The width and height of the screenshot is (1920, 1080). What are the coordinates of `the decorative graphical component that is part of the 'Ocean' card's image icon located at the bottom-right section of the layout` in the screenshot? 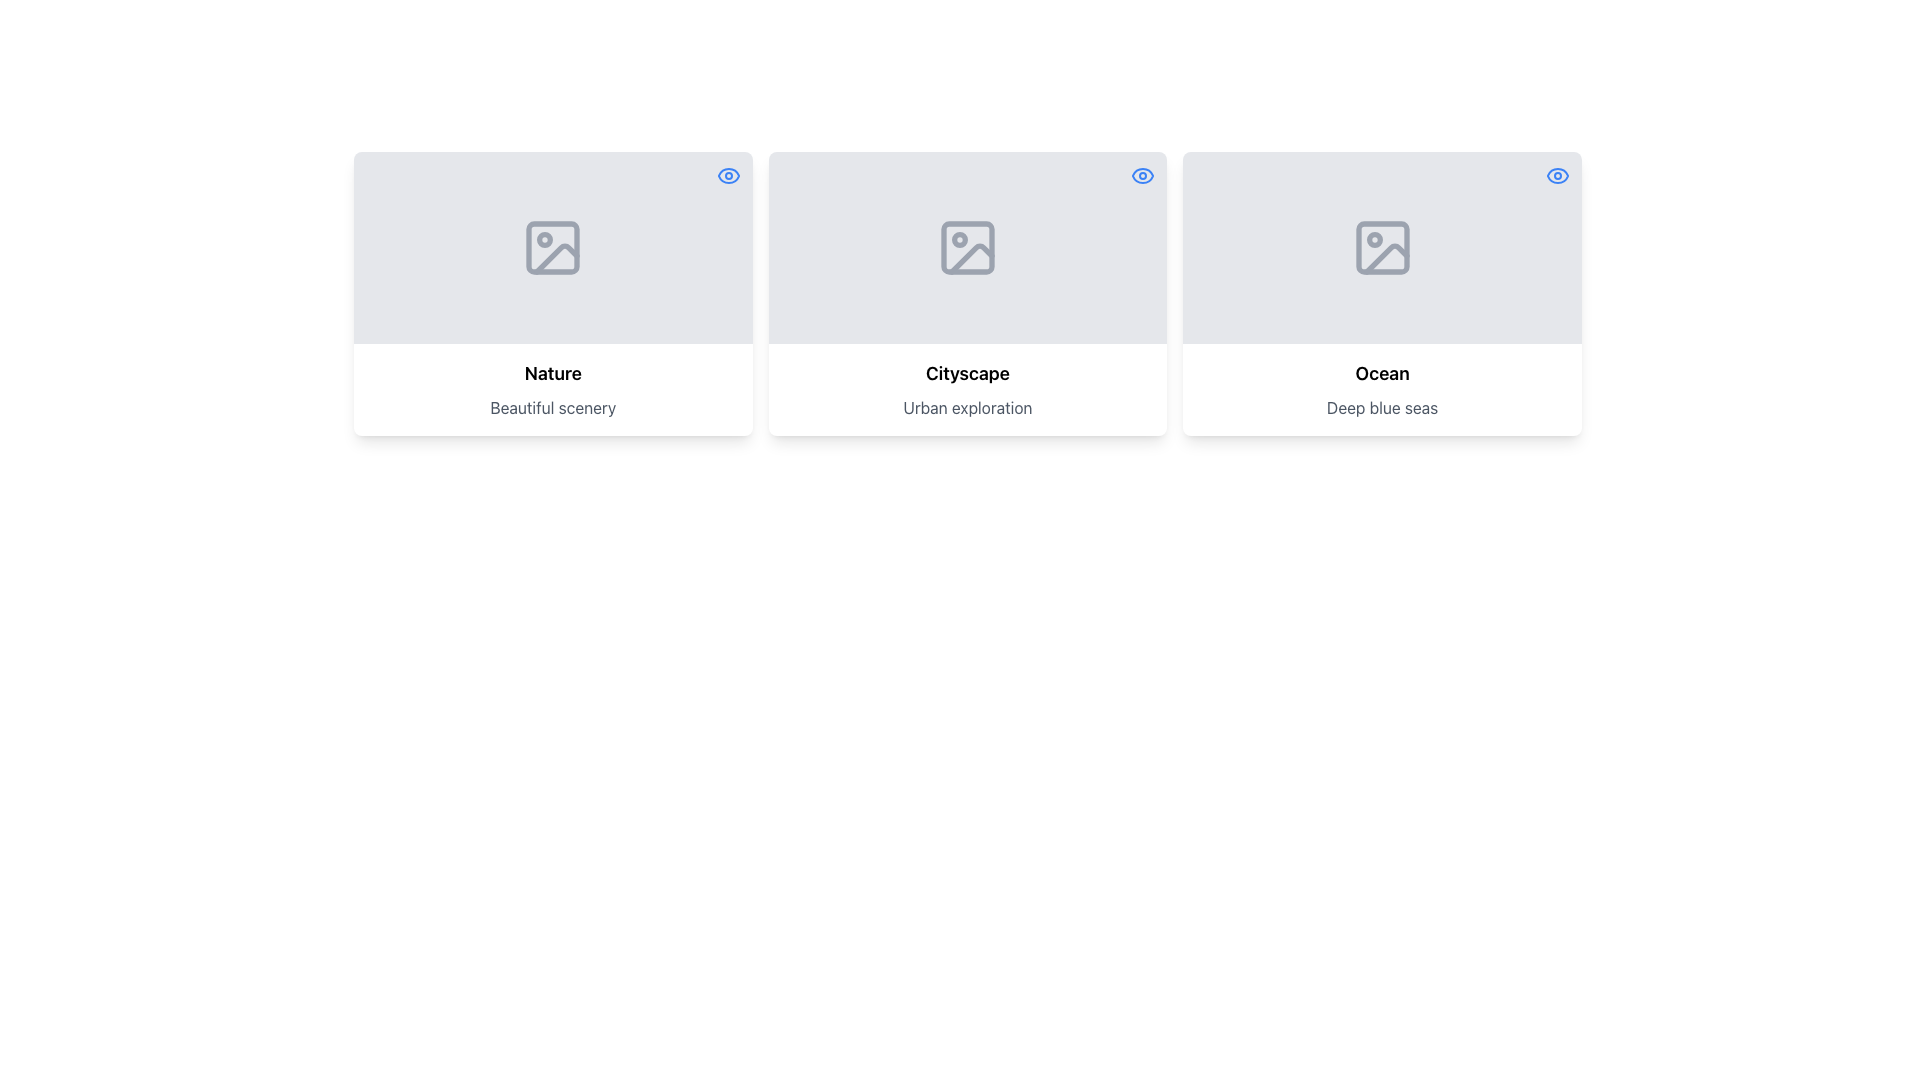 It's located at (1381, 246).